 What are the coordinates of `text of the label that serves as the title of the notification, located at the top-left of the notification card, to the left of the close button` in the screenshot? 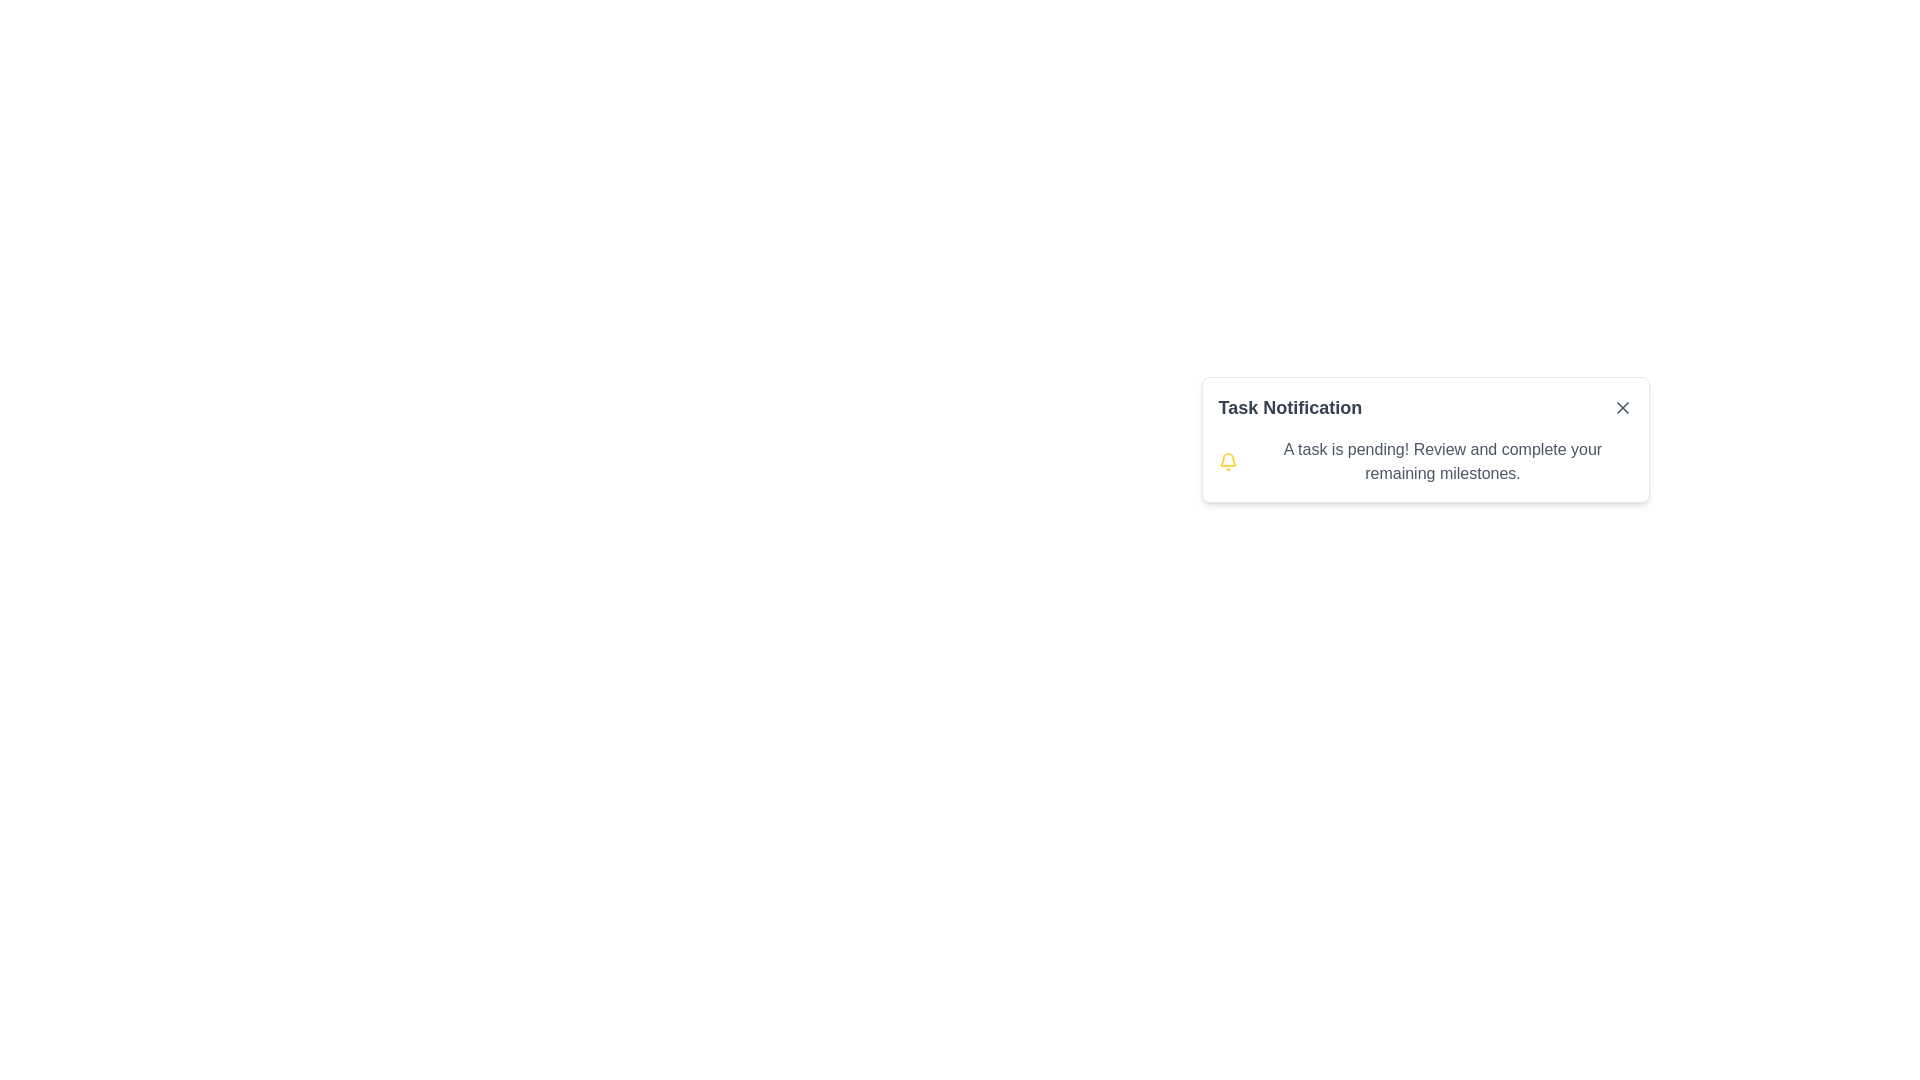 It's located at (1290, 407).